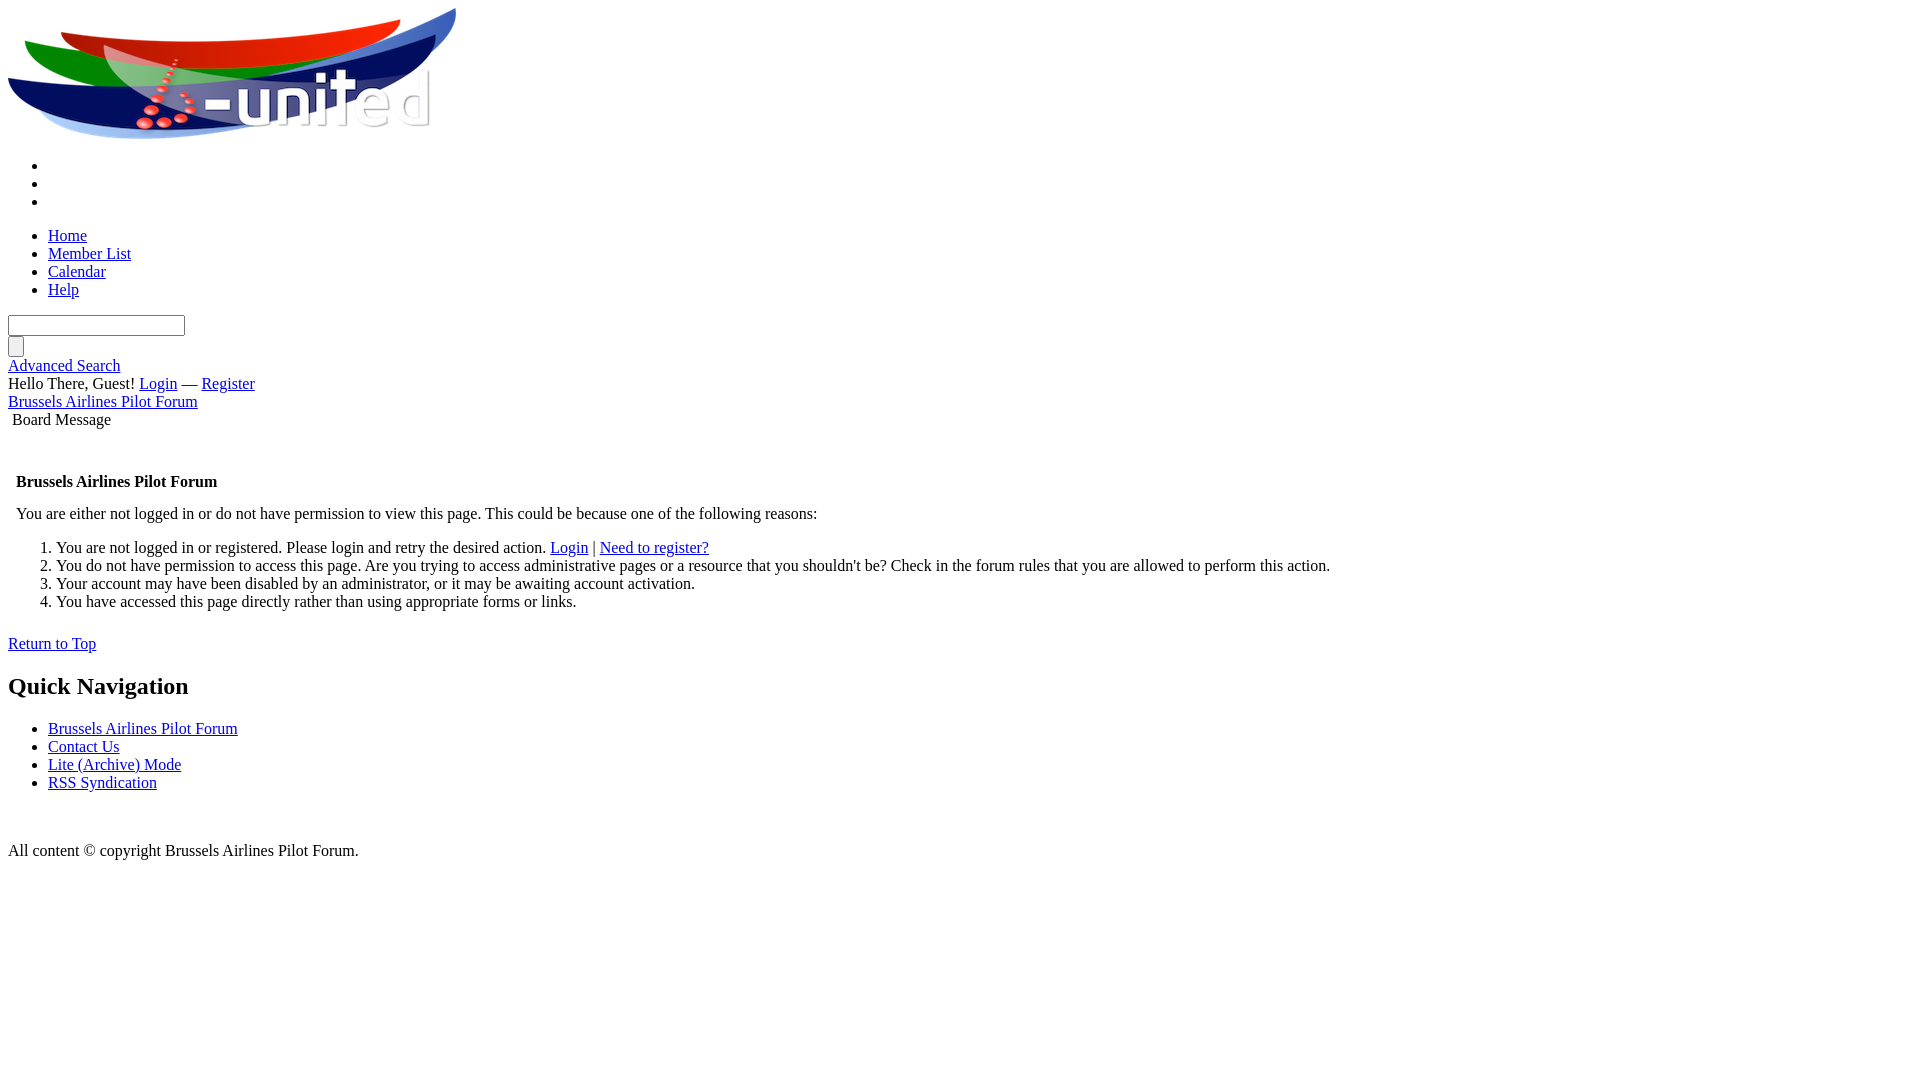  Describe the element at coordinates (48, 289) in the screenshot. I see `'Help'` at that location.